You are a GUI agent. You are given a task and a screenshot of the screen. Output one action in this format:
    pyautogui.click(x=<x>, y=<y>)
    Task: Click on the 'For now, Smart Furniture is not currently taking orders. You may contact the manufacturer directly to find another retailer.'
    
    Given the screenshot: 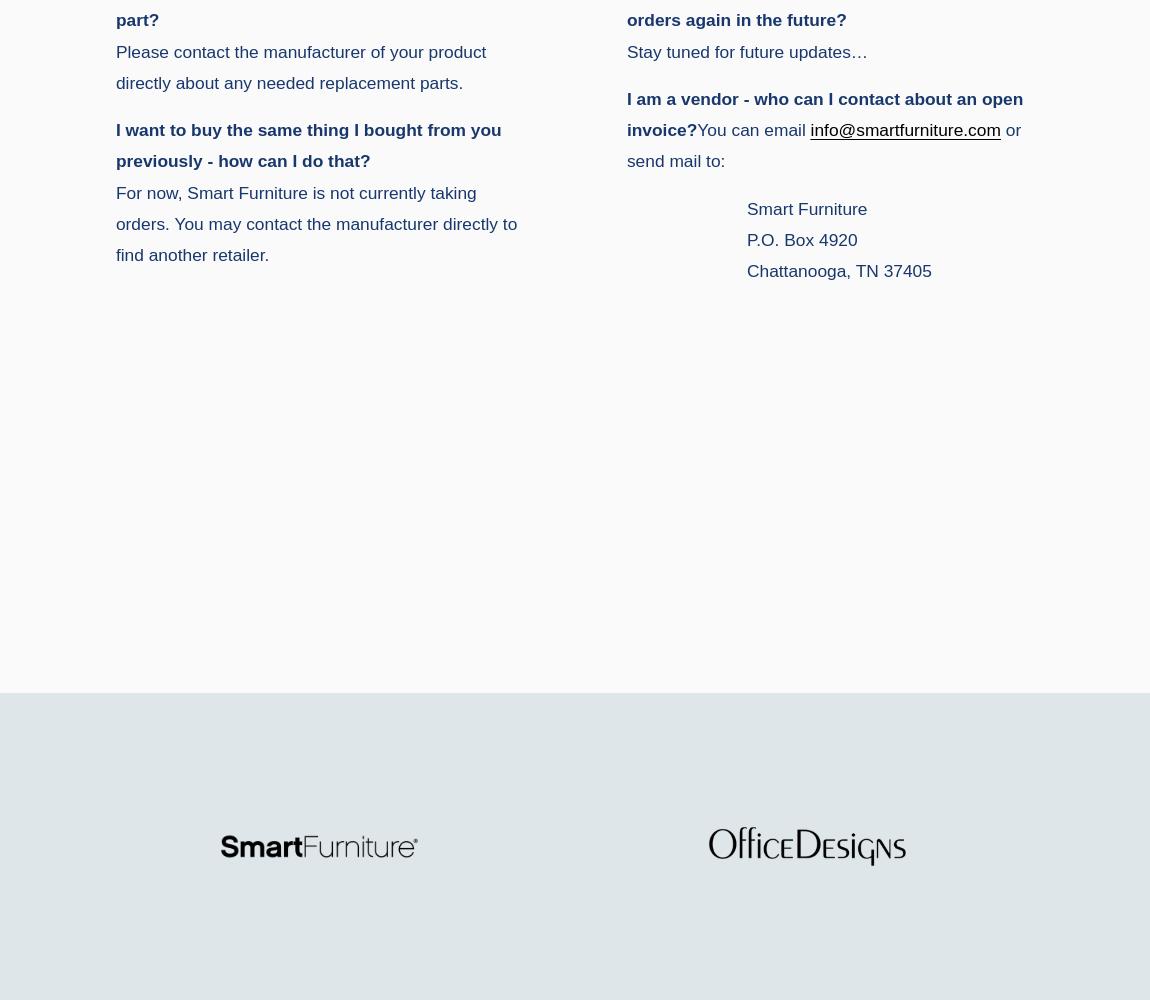 What is the action you would take?
    pyautogui.click(x=318, y=222)
    